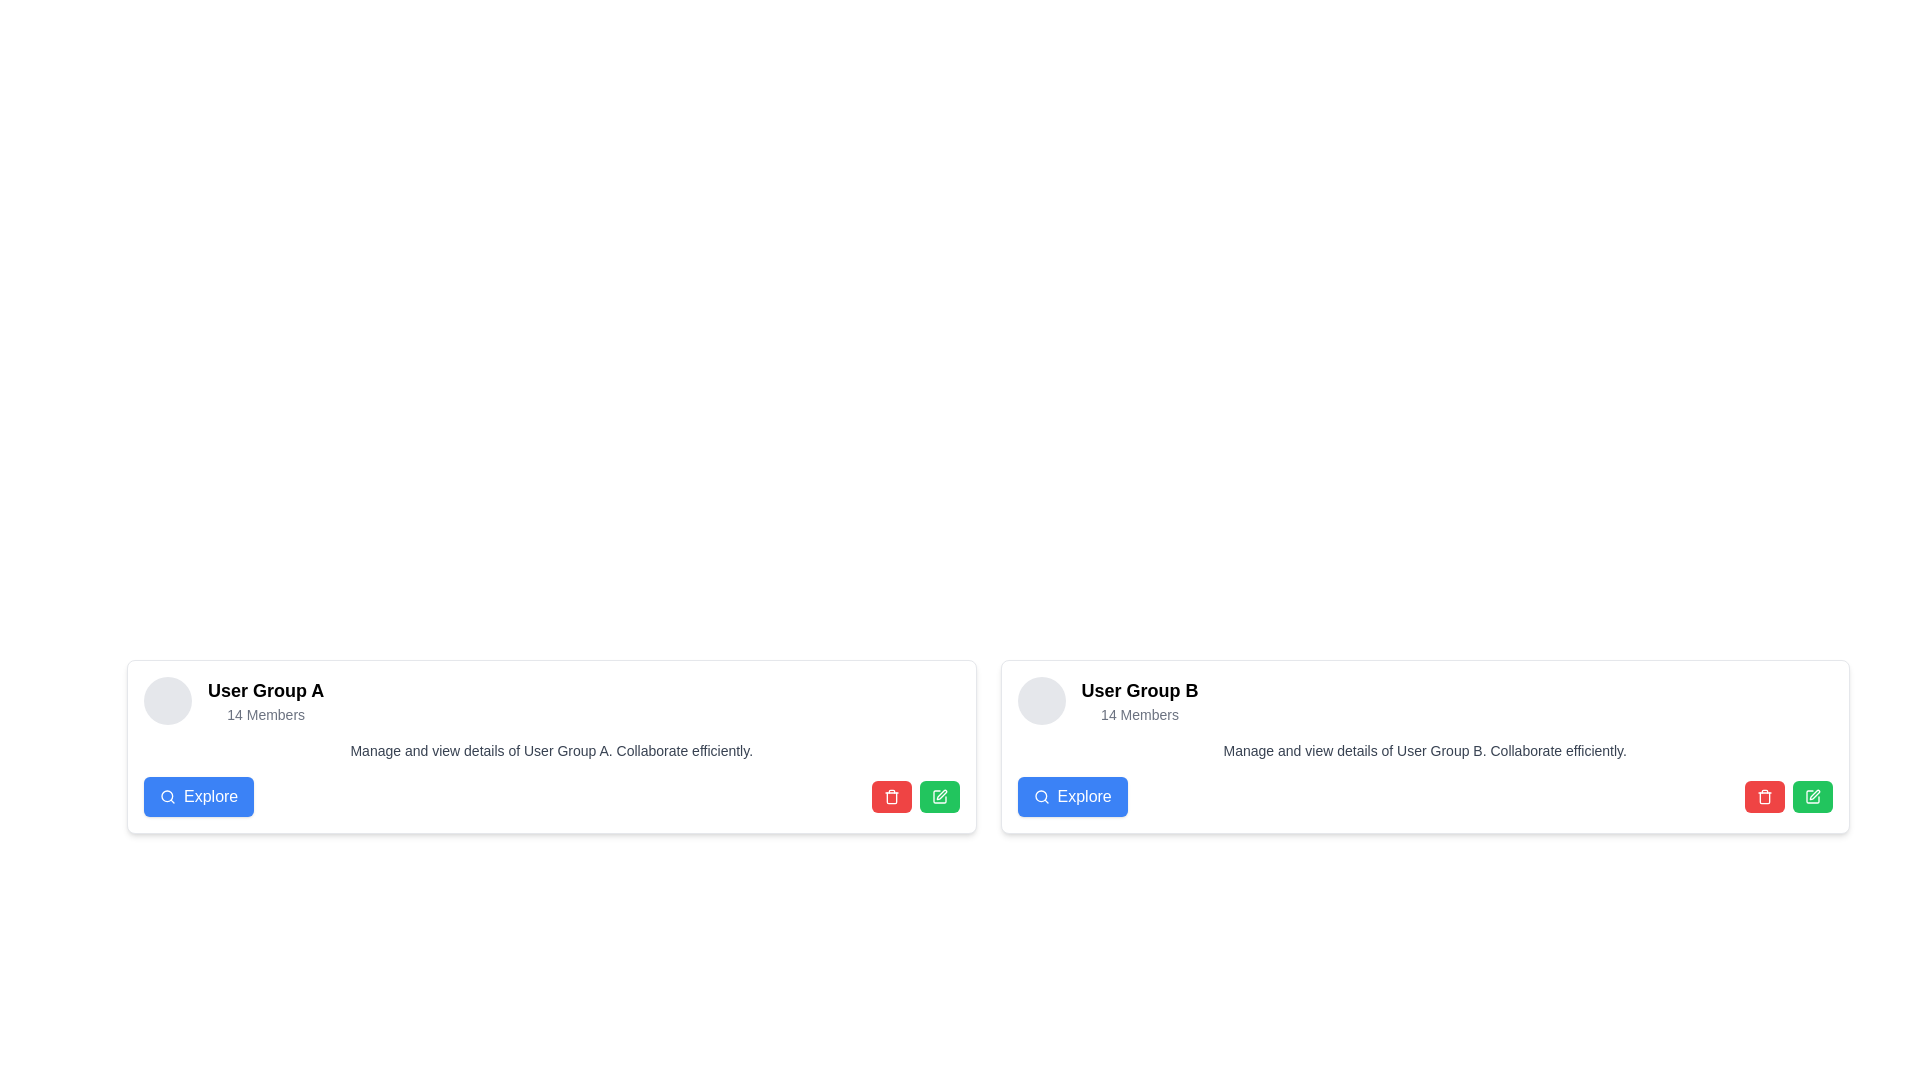  Describe the element at coordinates (1813, 796) in the screenshot. I see `the edit button located at the bottom-right corner of the second card in a two-card grid layout` at that location.